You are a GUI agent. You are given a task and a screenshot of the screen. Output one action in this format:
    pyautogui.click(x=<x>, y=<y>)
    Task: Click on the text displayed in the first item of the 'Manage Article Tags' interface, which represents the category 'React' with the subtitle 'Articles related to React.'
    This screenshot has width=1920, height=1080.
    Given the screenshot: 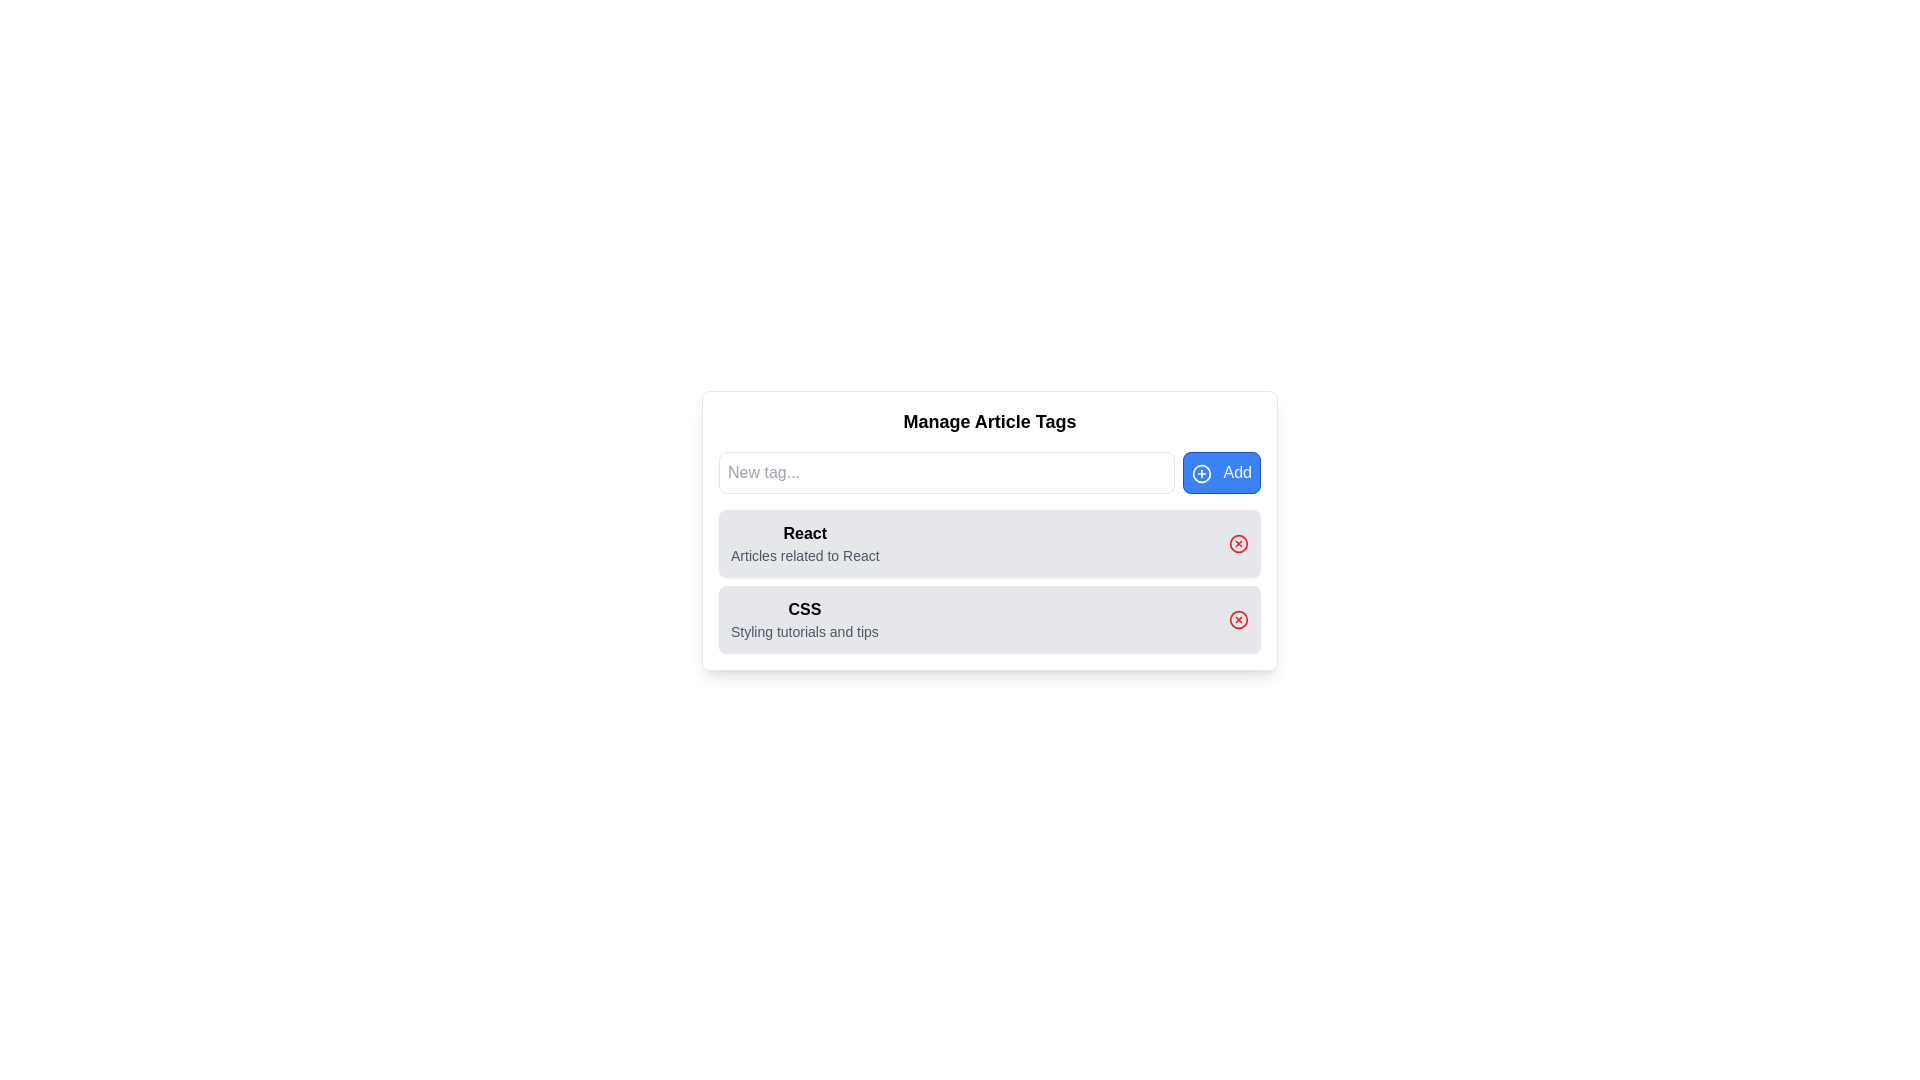 What is the action you would take?
    pyautogui.click(x=805, y=543)
    